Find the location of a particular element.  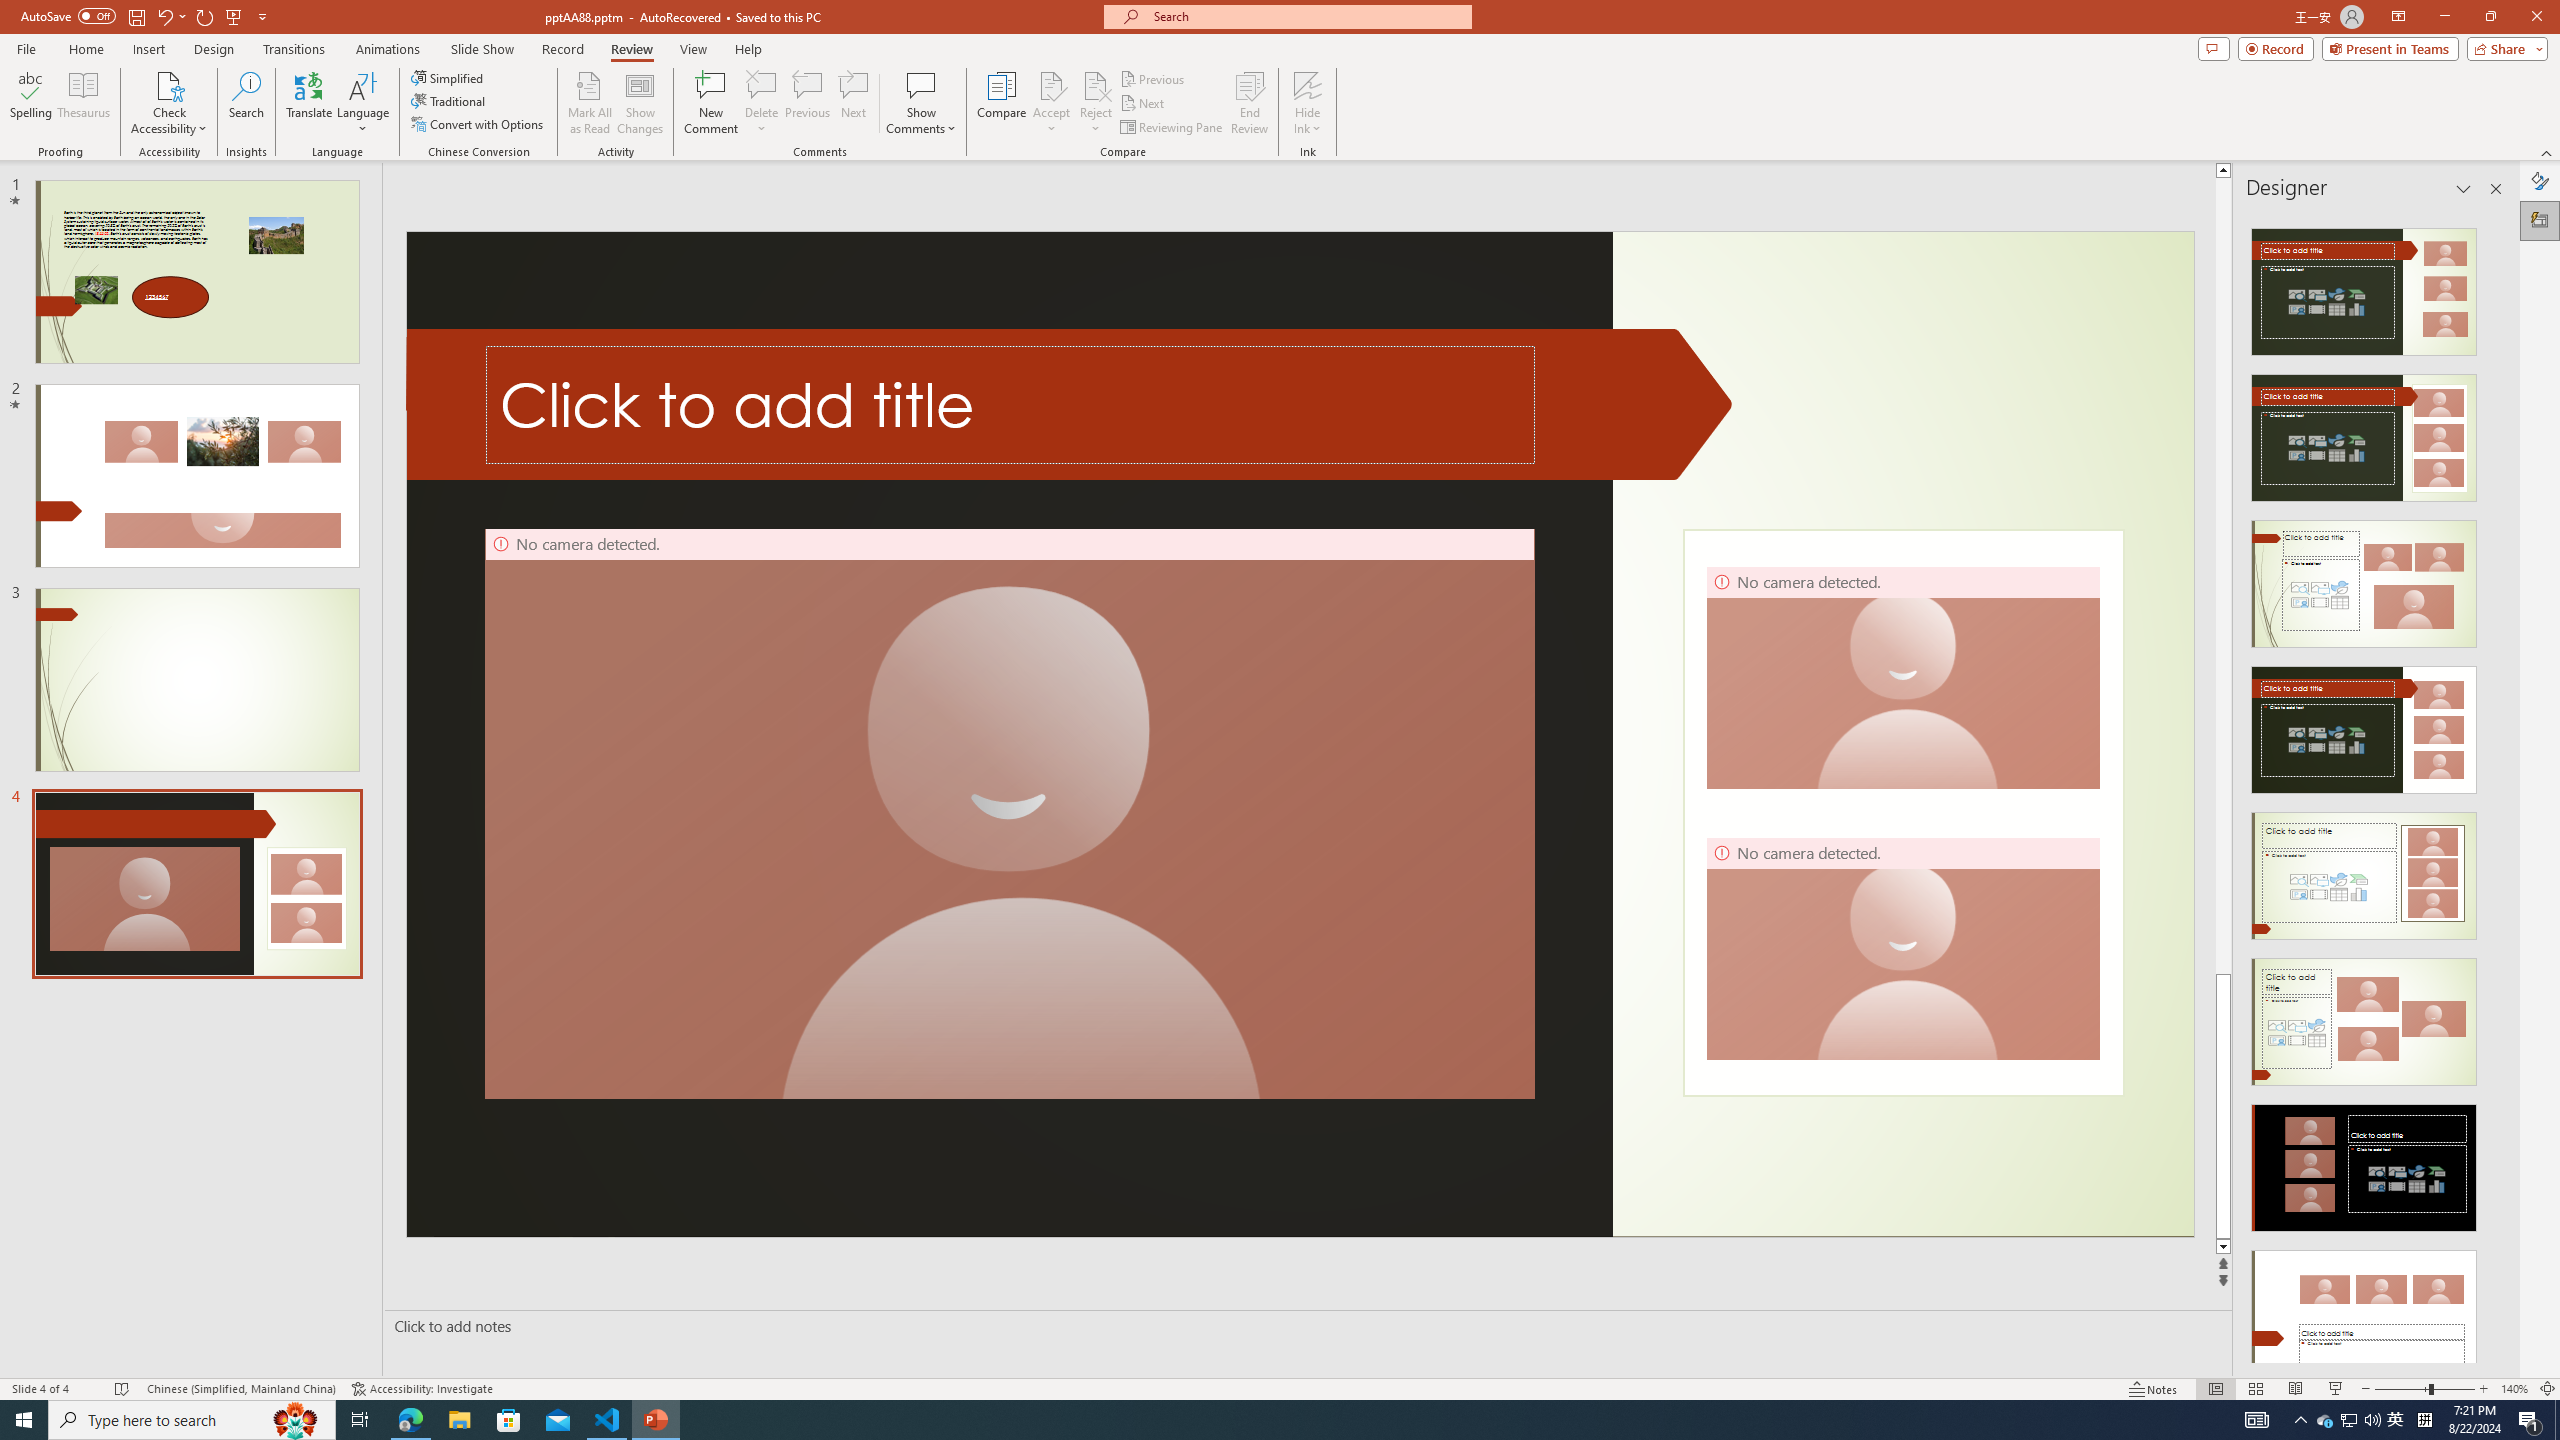

'Compare' is located at coordinates (1002, 103).